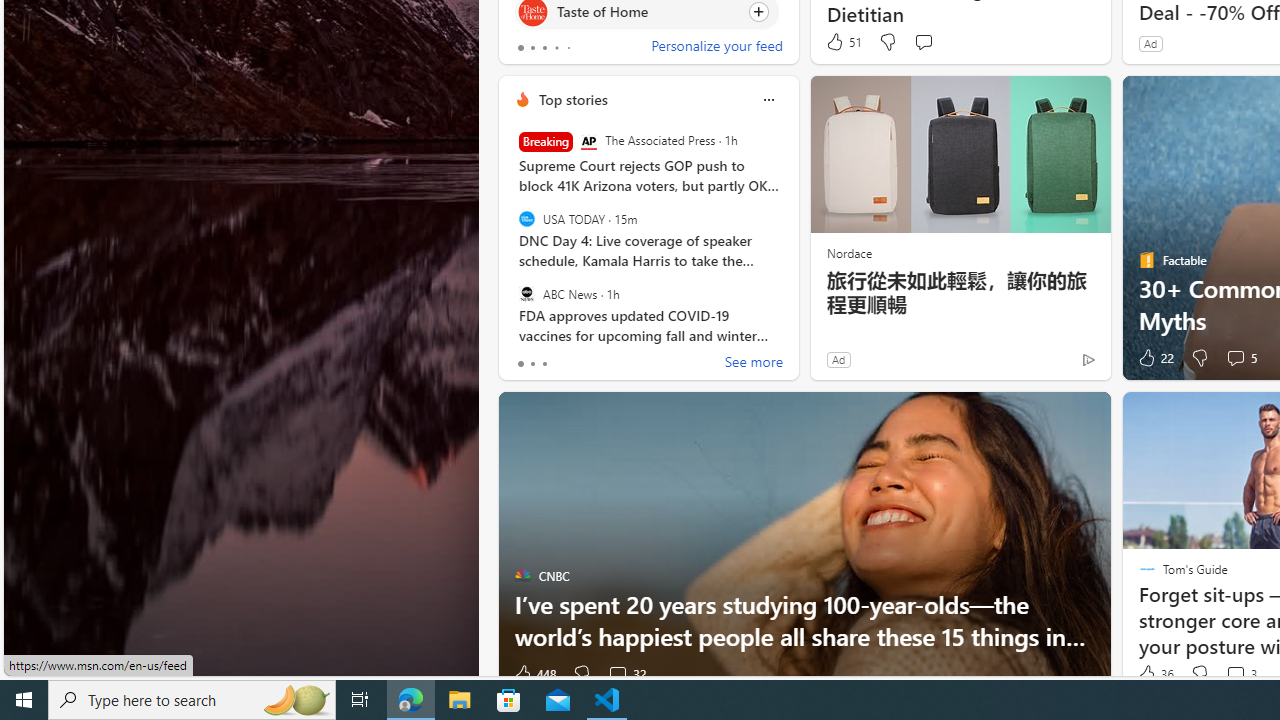  Describe the element at coordinates (716, 46) in the screenshot. I see `'Personalize your feed'` at that location.